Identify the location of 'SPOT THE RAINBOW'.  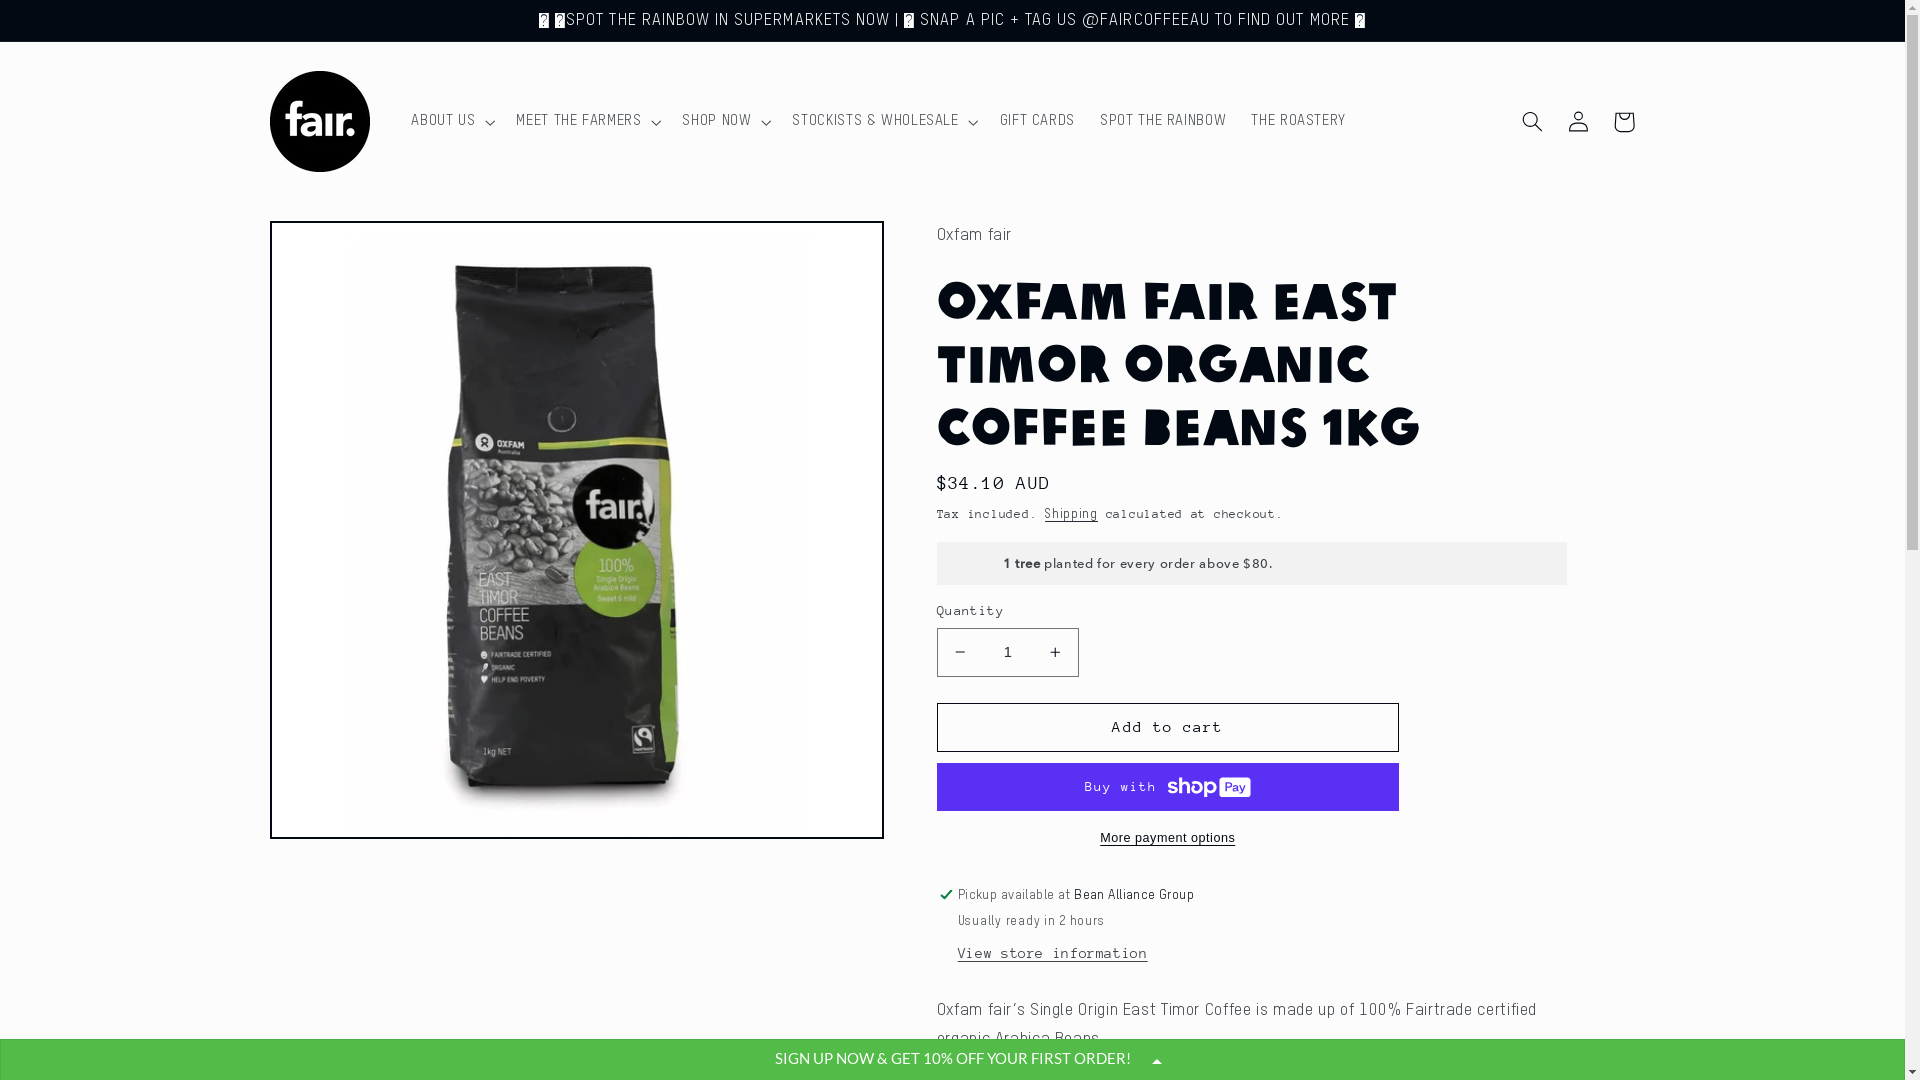
(1163, 122).